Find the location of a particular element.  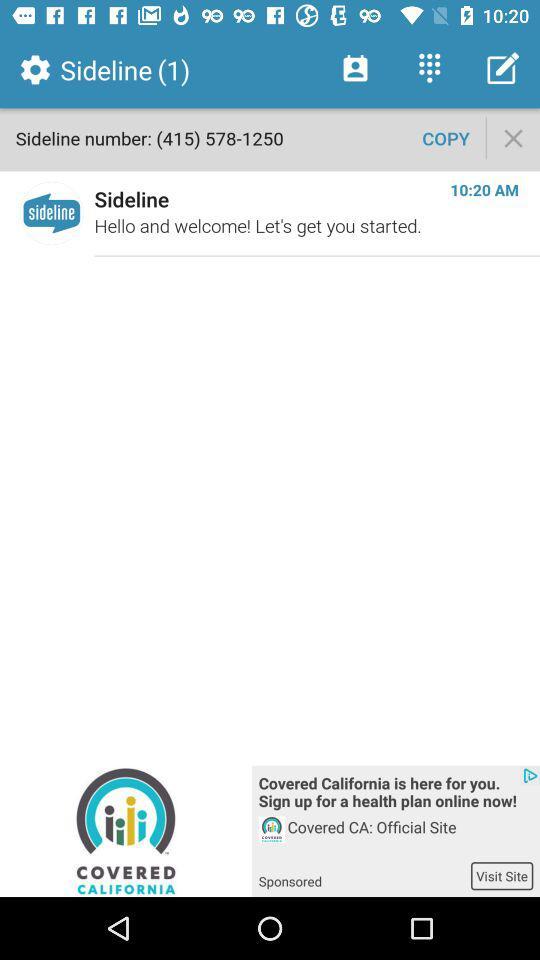

item to the right of sideline number 415 item is located at coordinates (446, 137).